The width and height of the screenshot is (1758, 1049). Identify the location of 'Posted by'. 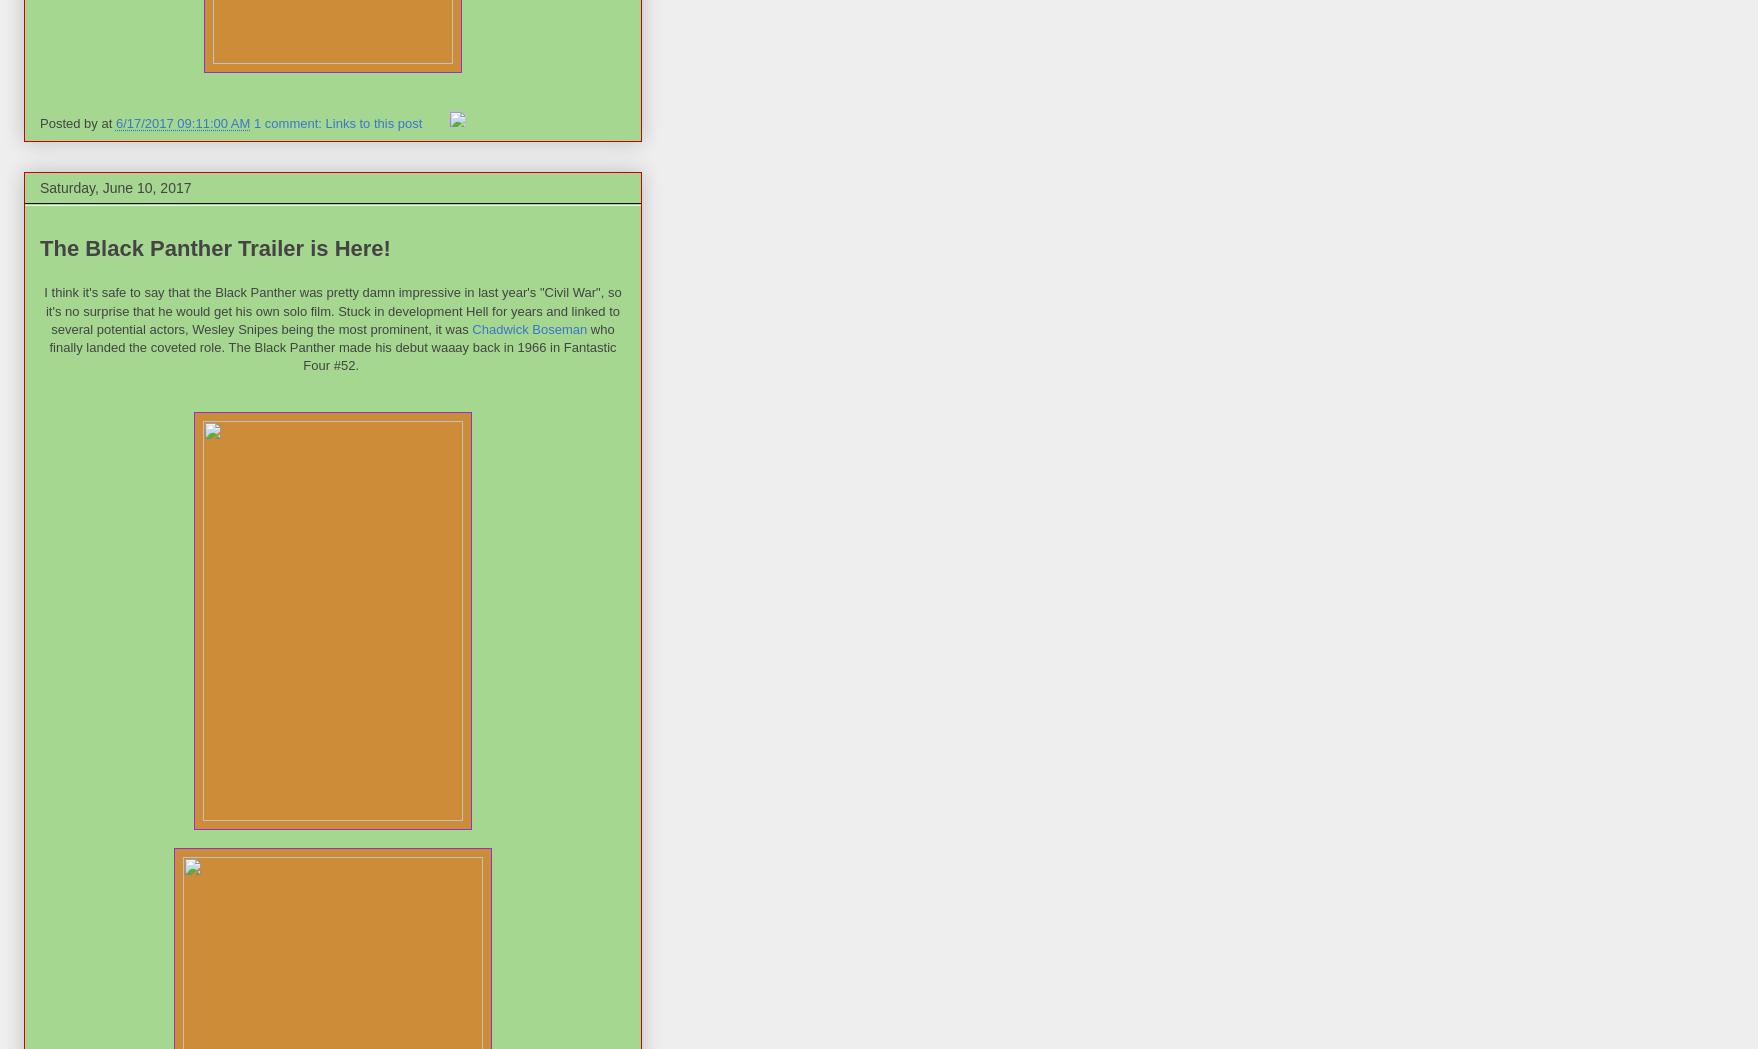
(70, 123).